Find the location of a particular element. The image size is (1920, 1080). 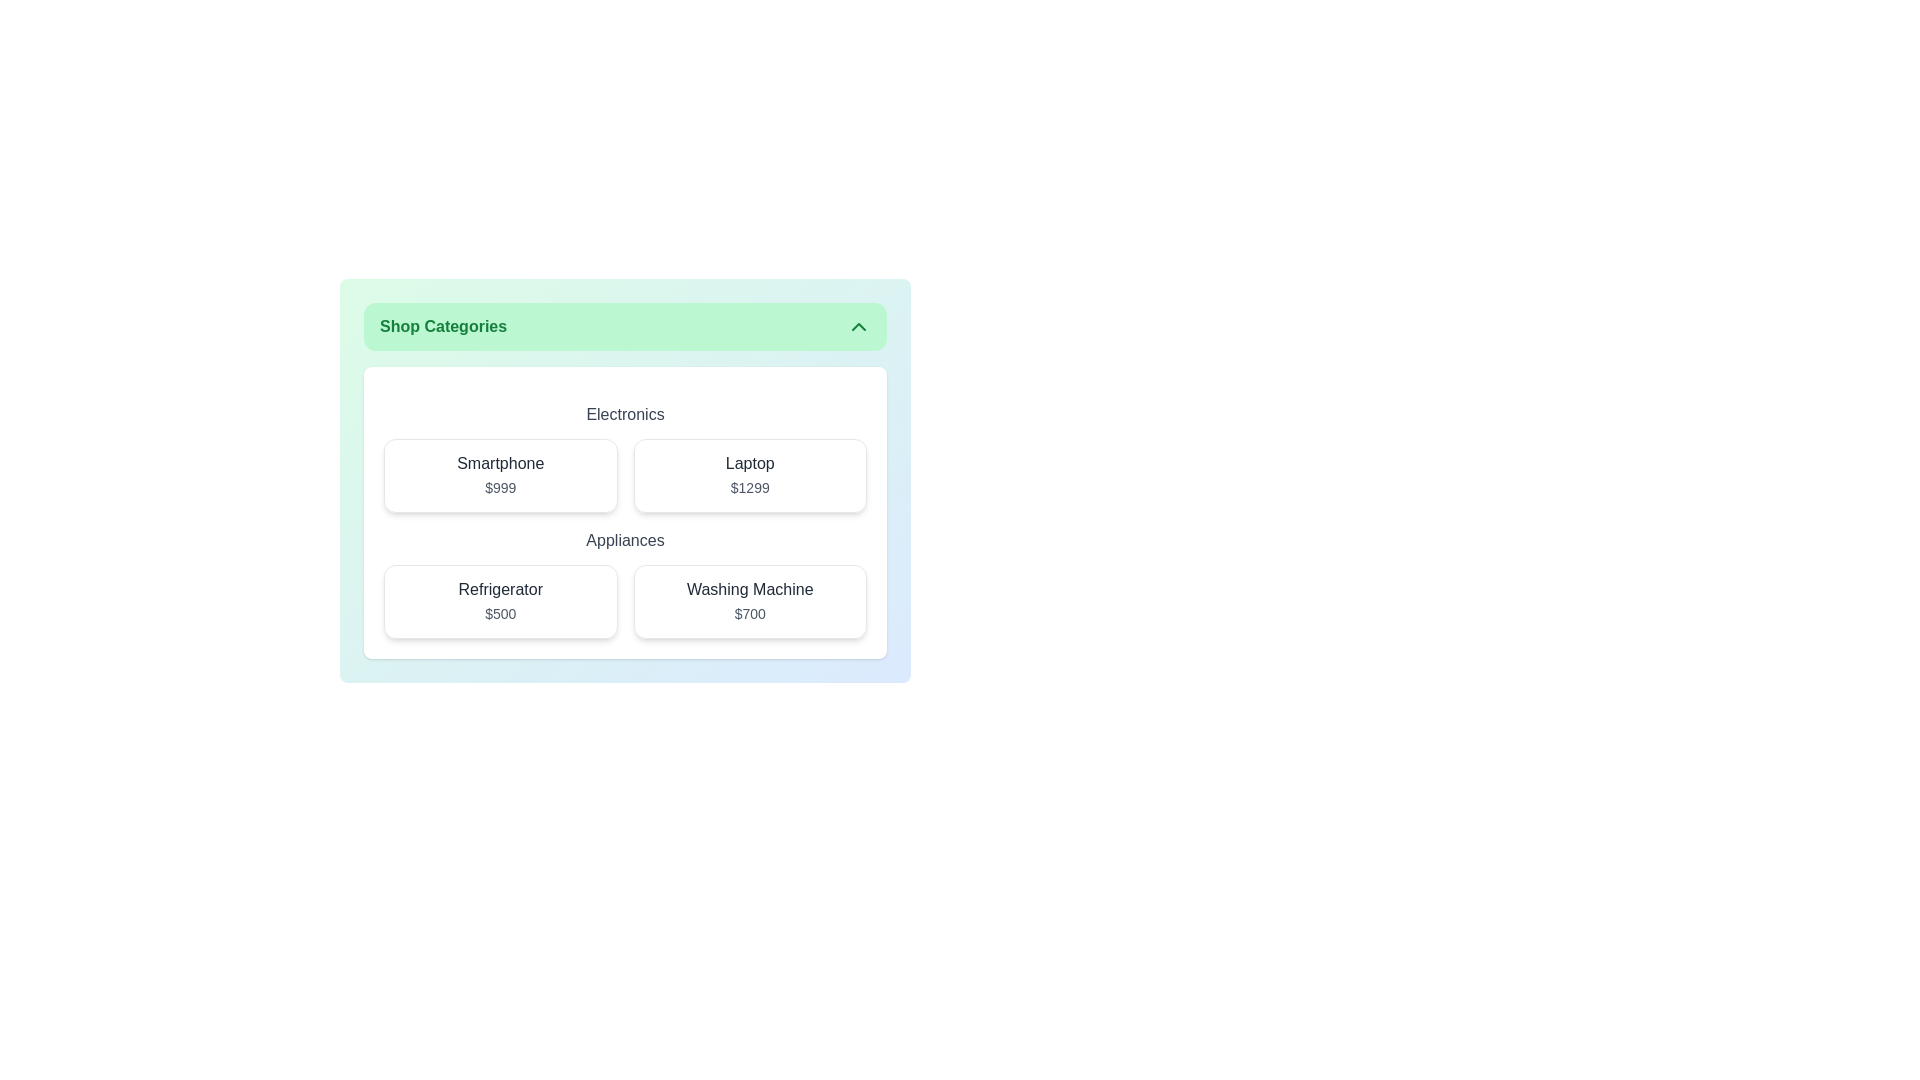

the text label displaying 'Appliances', which is styled in medium gray font and positioned below the 'Electronics' section is located at coordinates (624, 540).